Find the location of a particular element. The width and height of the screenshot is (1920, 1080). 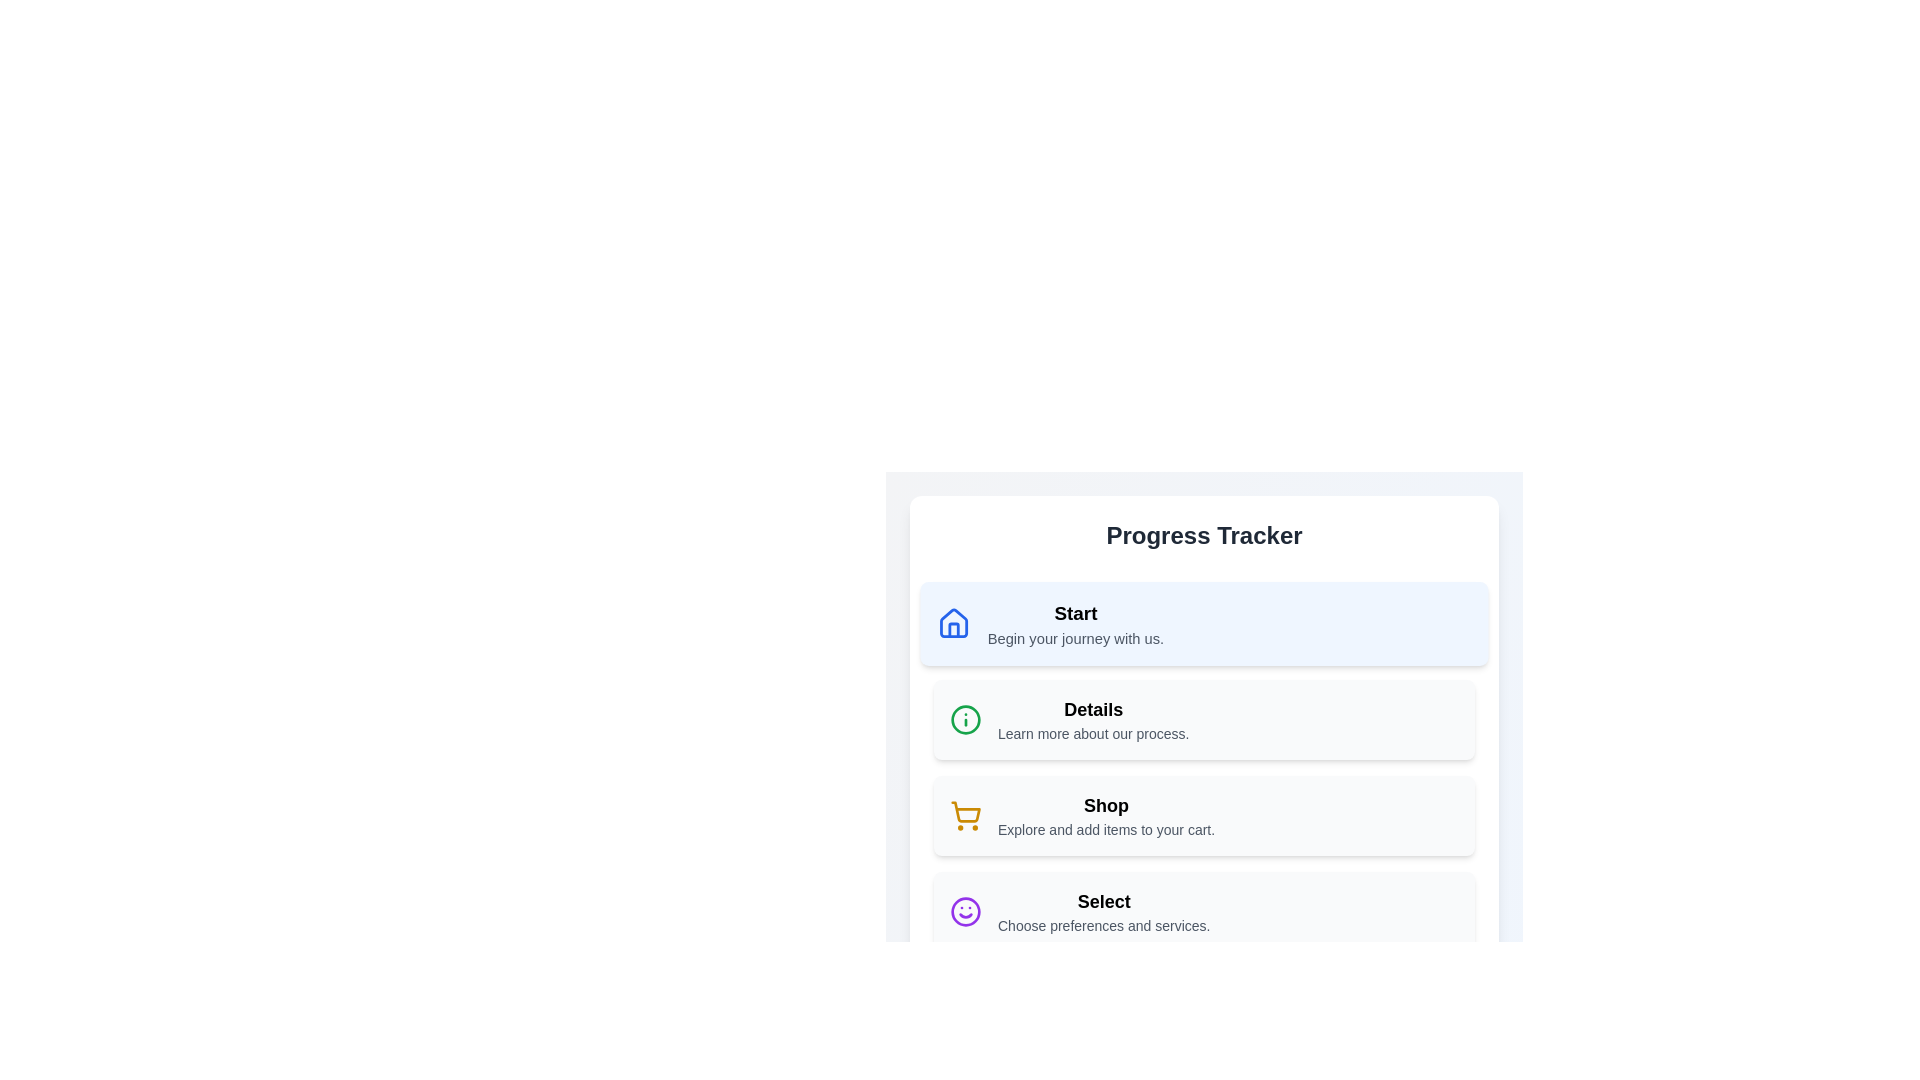

the text within the third informational card located below the 'Progress Tracker' header, which follows the 'Details' card and precedes the 'Select' card is located at coordinates (1203, 816).